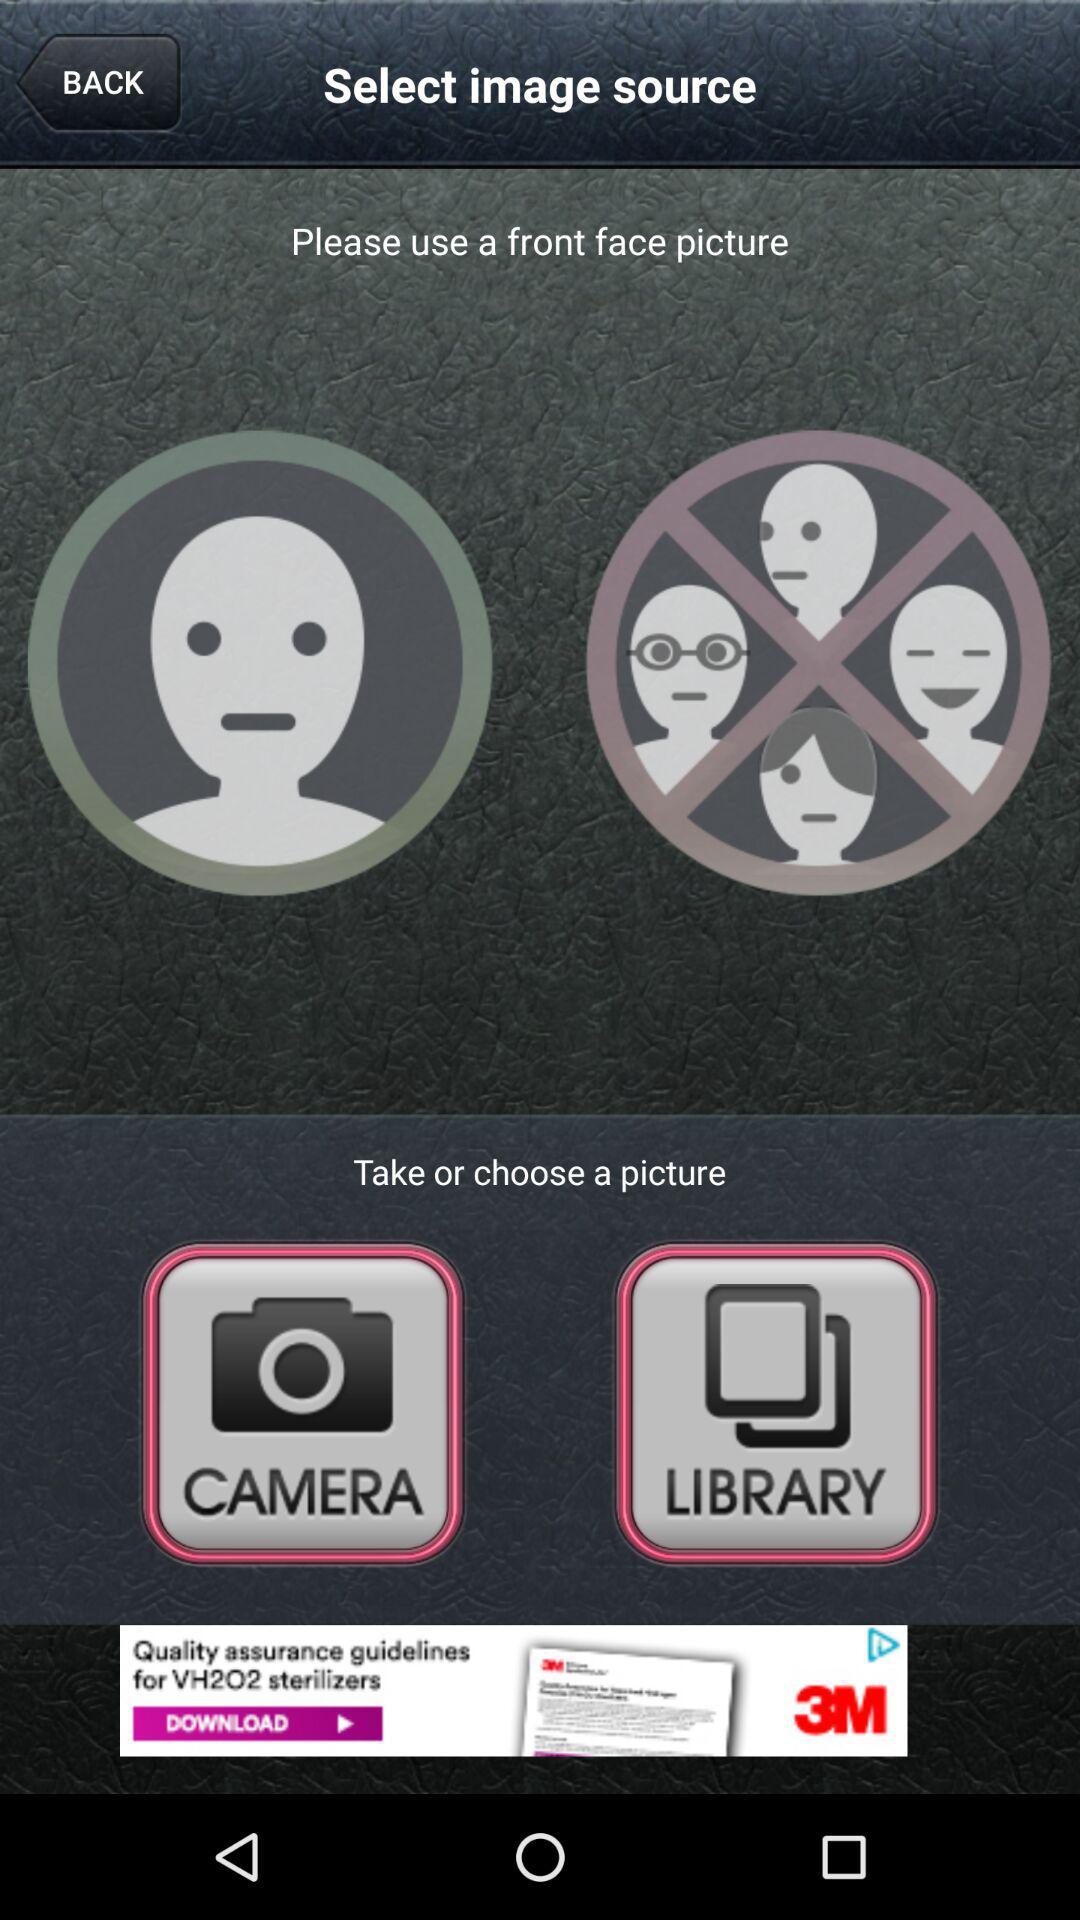  Describe the element at coordinates (775, 1401) in the screenshot. I see `library option` at that location.